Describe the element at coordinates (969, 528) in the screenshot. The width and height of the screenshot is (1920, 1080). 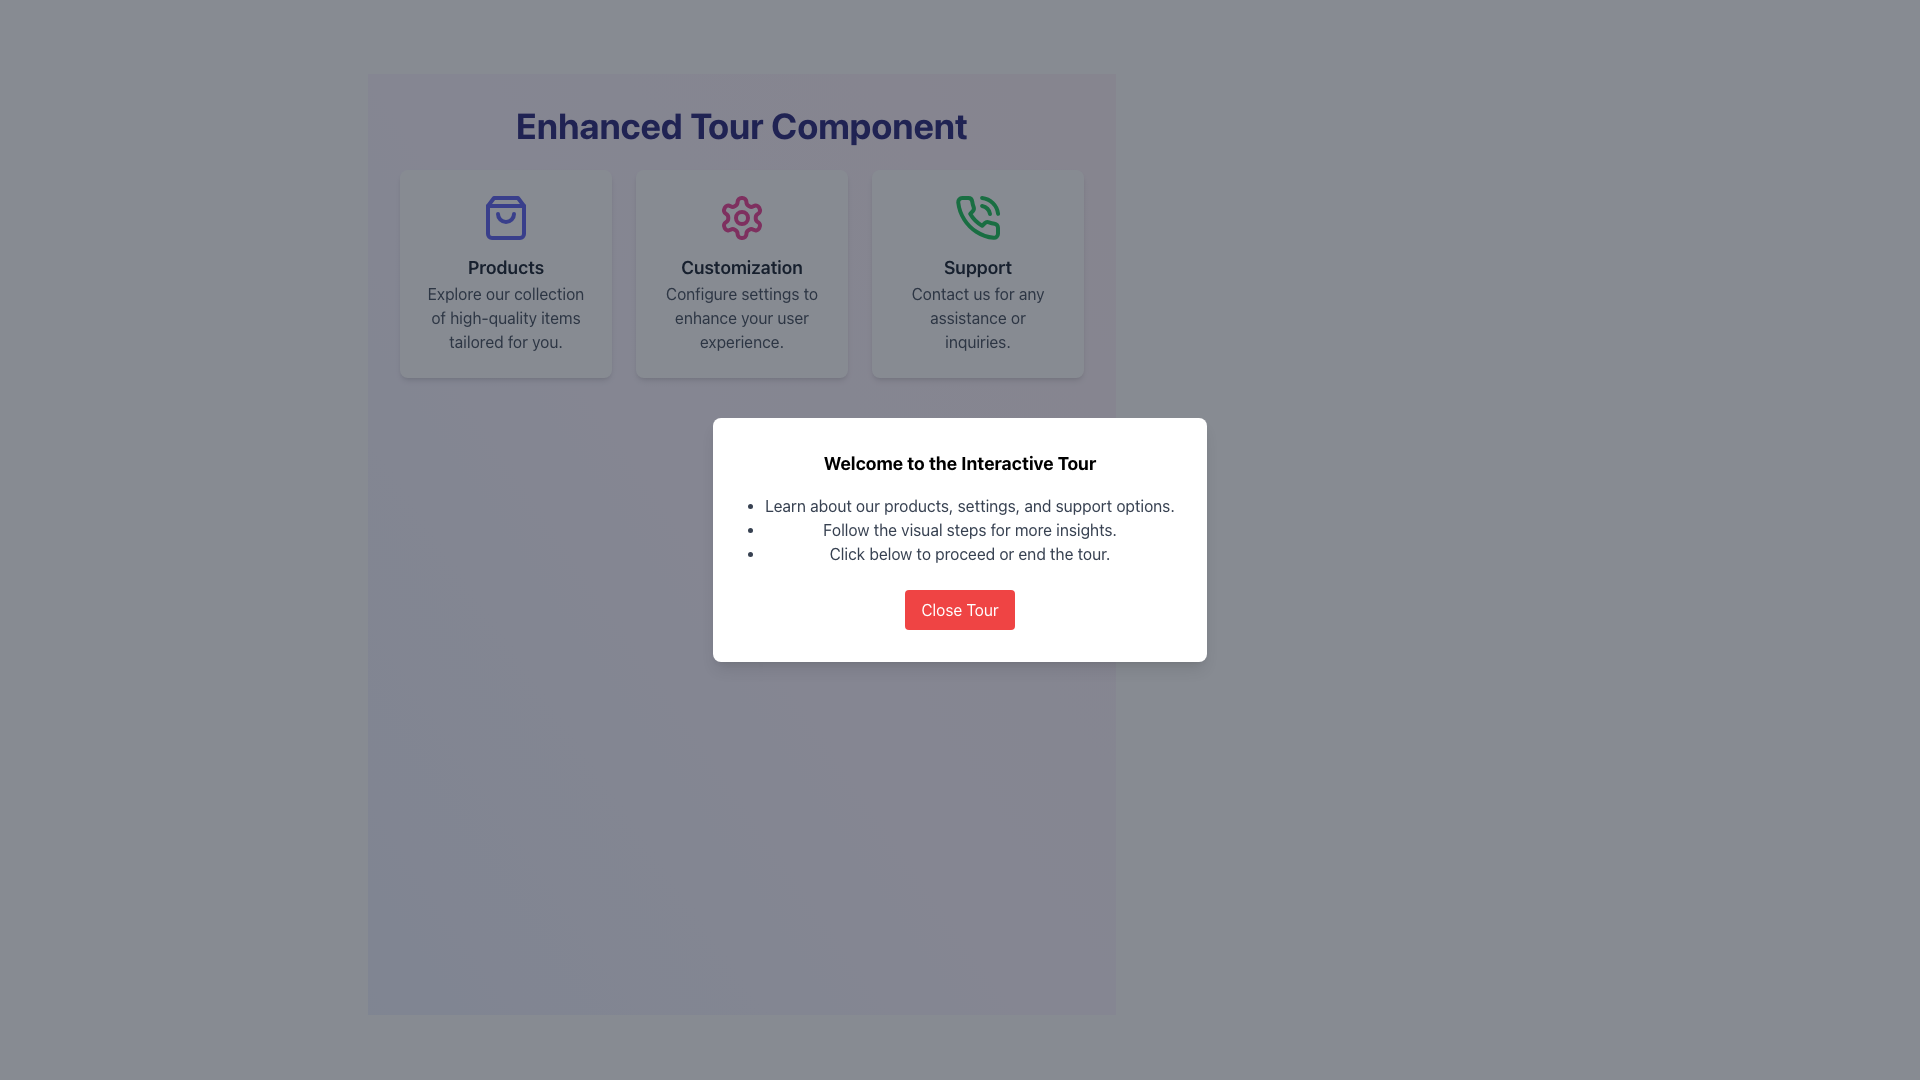
I see `the text element displaying 'Follow the visual steps for more insights.' which is the second item in a bulleted list within a white, rounded-rectangular panel` at that location.